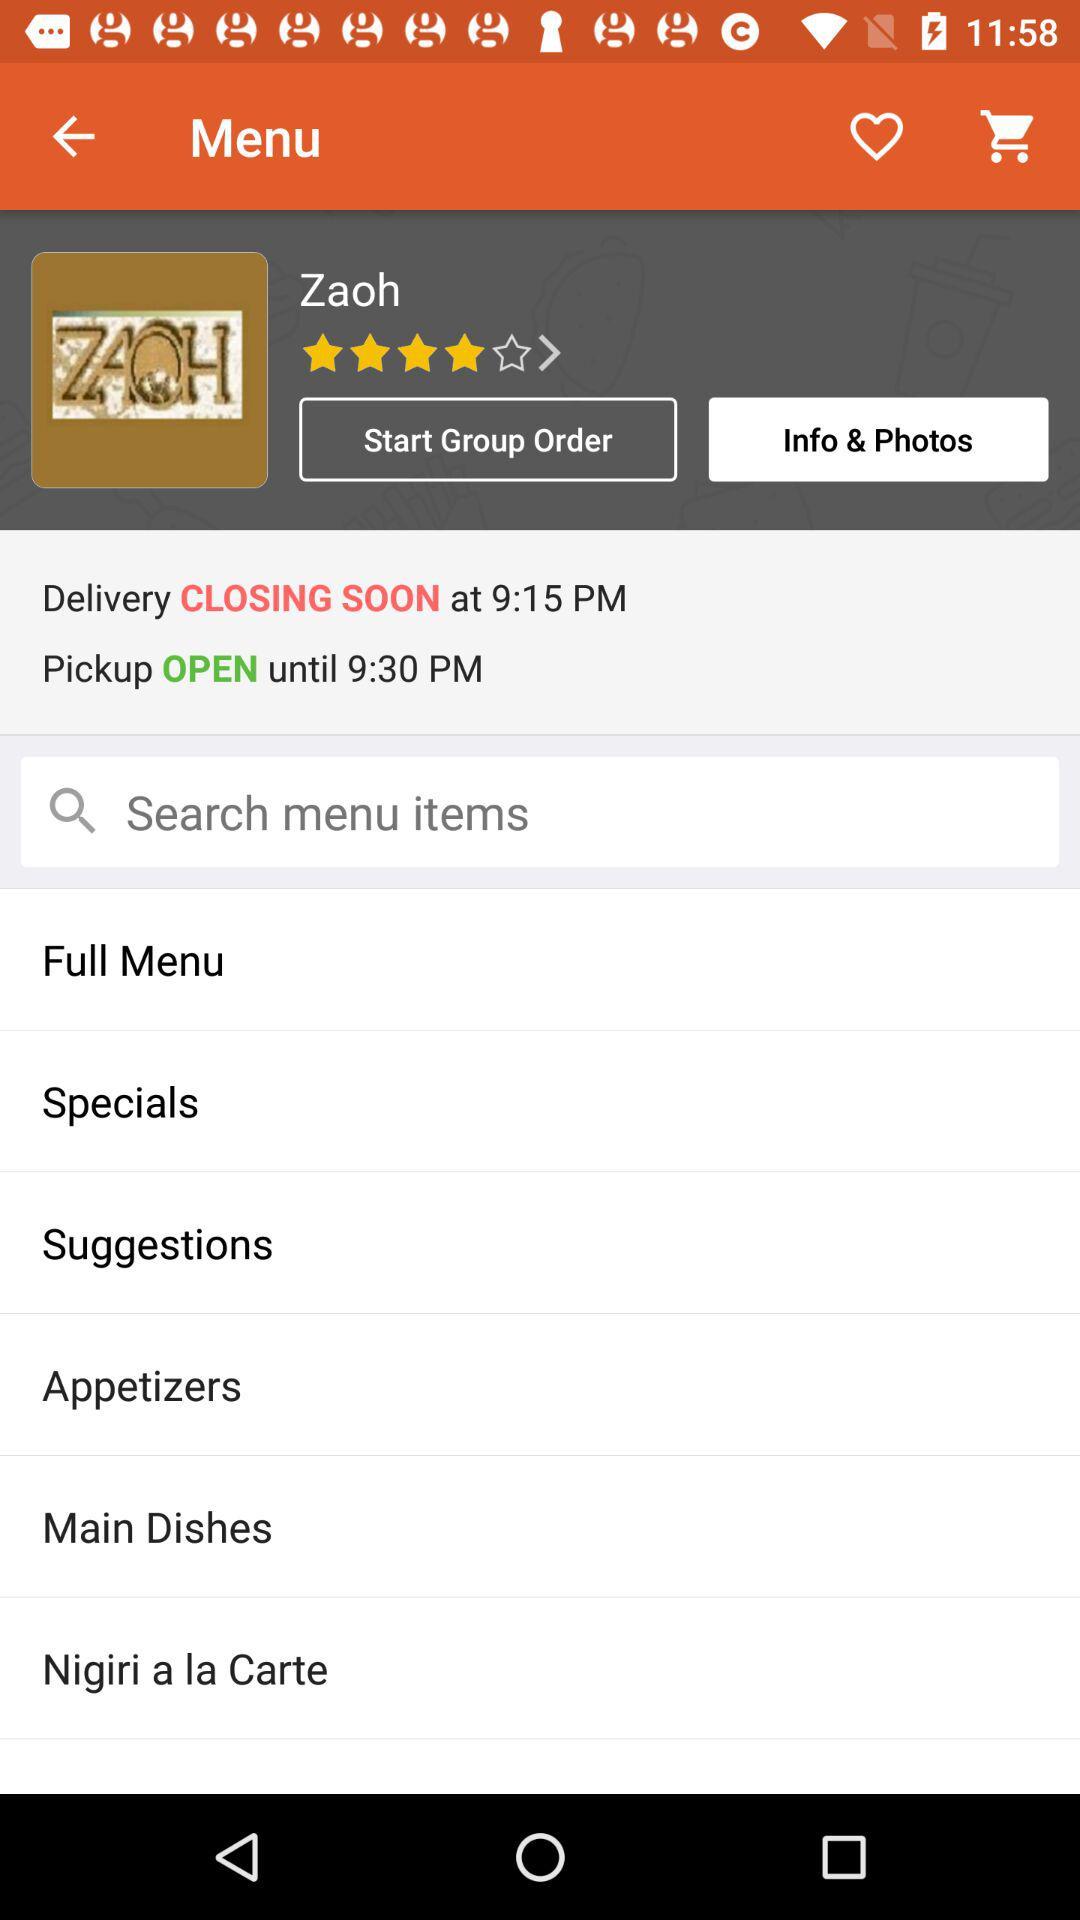 This screenshot has height=1920, width=1080. Describe the element at coordinates (488, 438) in the screenshot. I see `start group order icon` at that location.